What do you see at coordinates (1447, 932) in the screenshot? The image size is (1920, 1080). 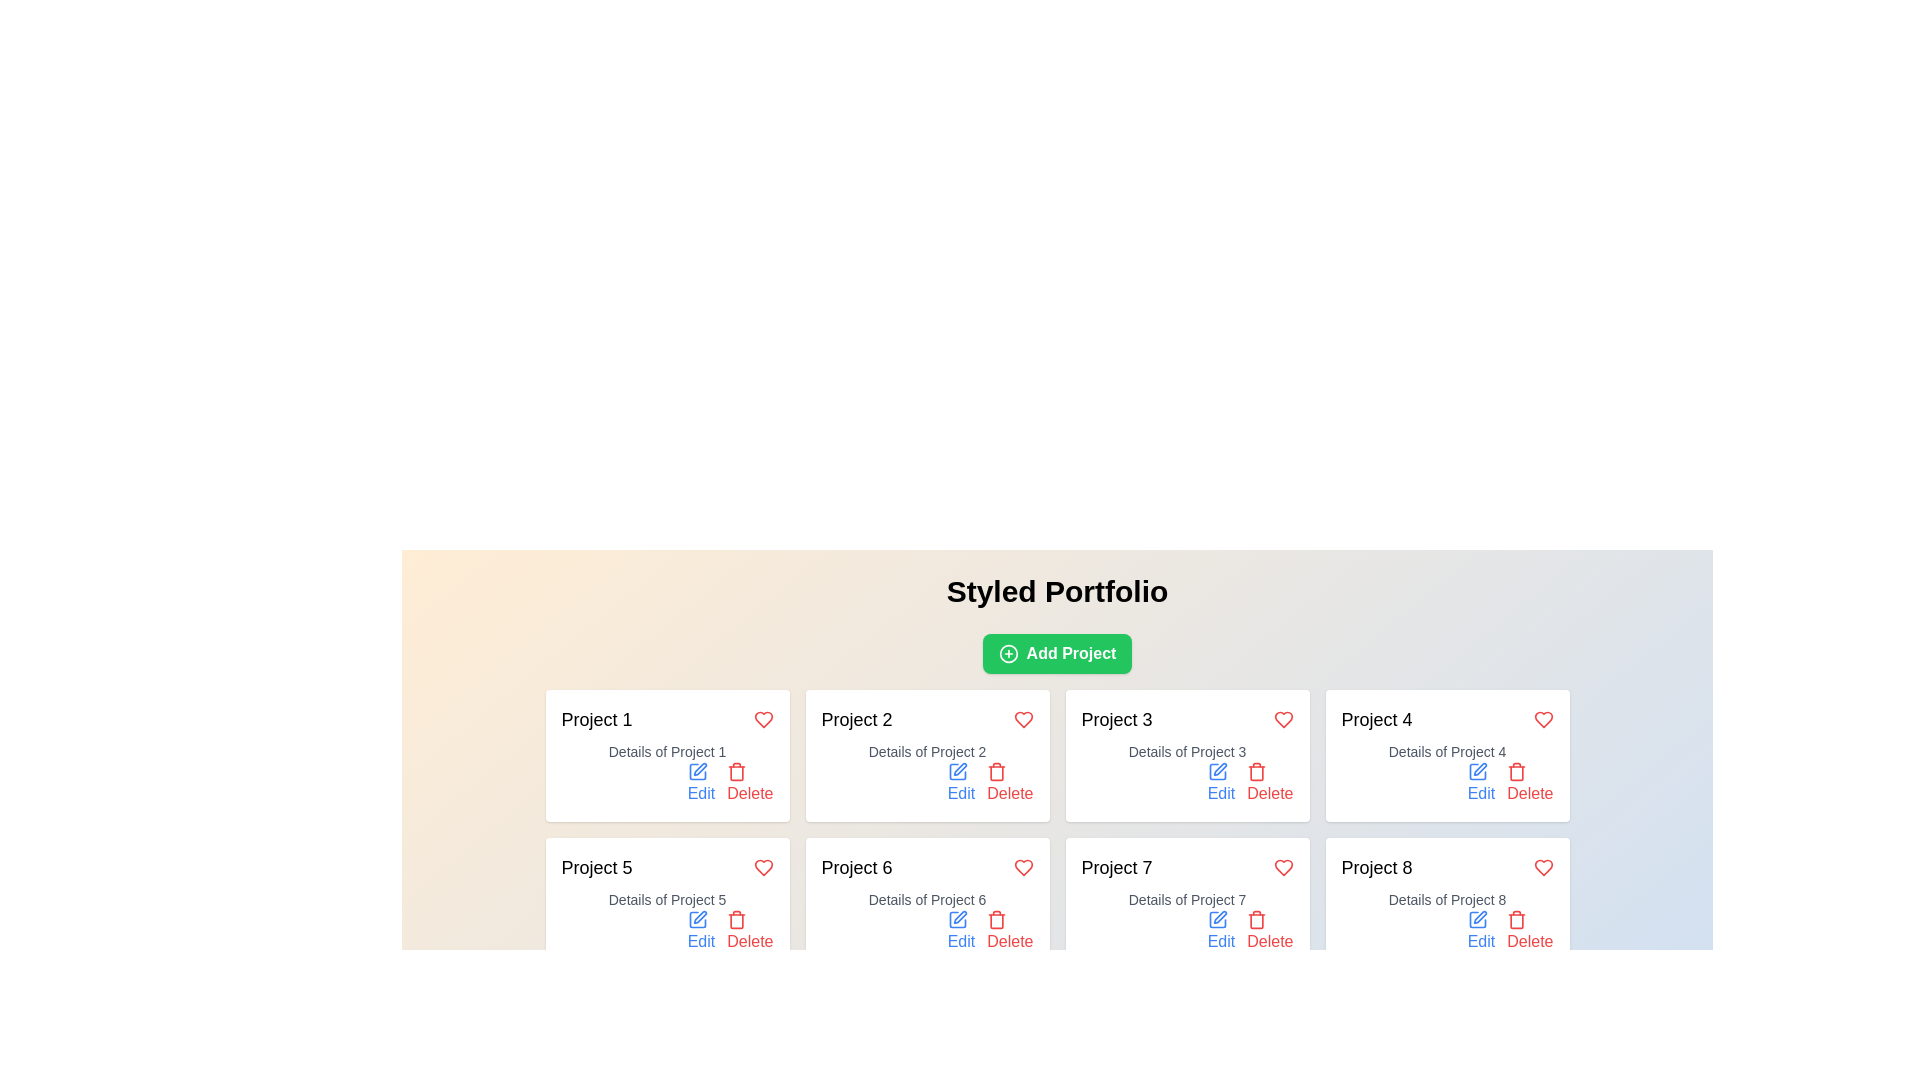 I see `the 'Edit' button, which is styled in blue and located within the composite of two buttons at the bottom-right corner of the card labeled 'Project 8'` at bounding box center [1447, 932].